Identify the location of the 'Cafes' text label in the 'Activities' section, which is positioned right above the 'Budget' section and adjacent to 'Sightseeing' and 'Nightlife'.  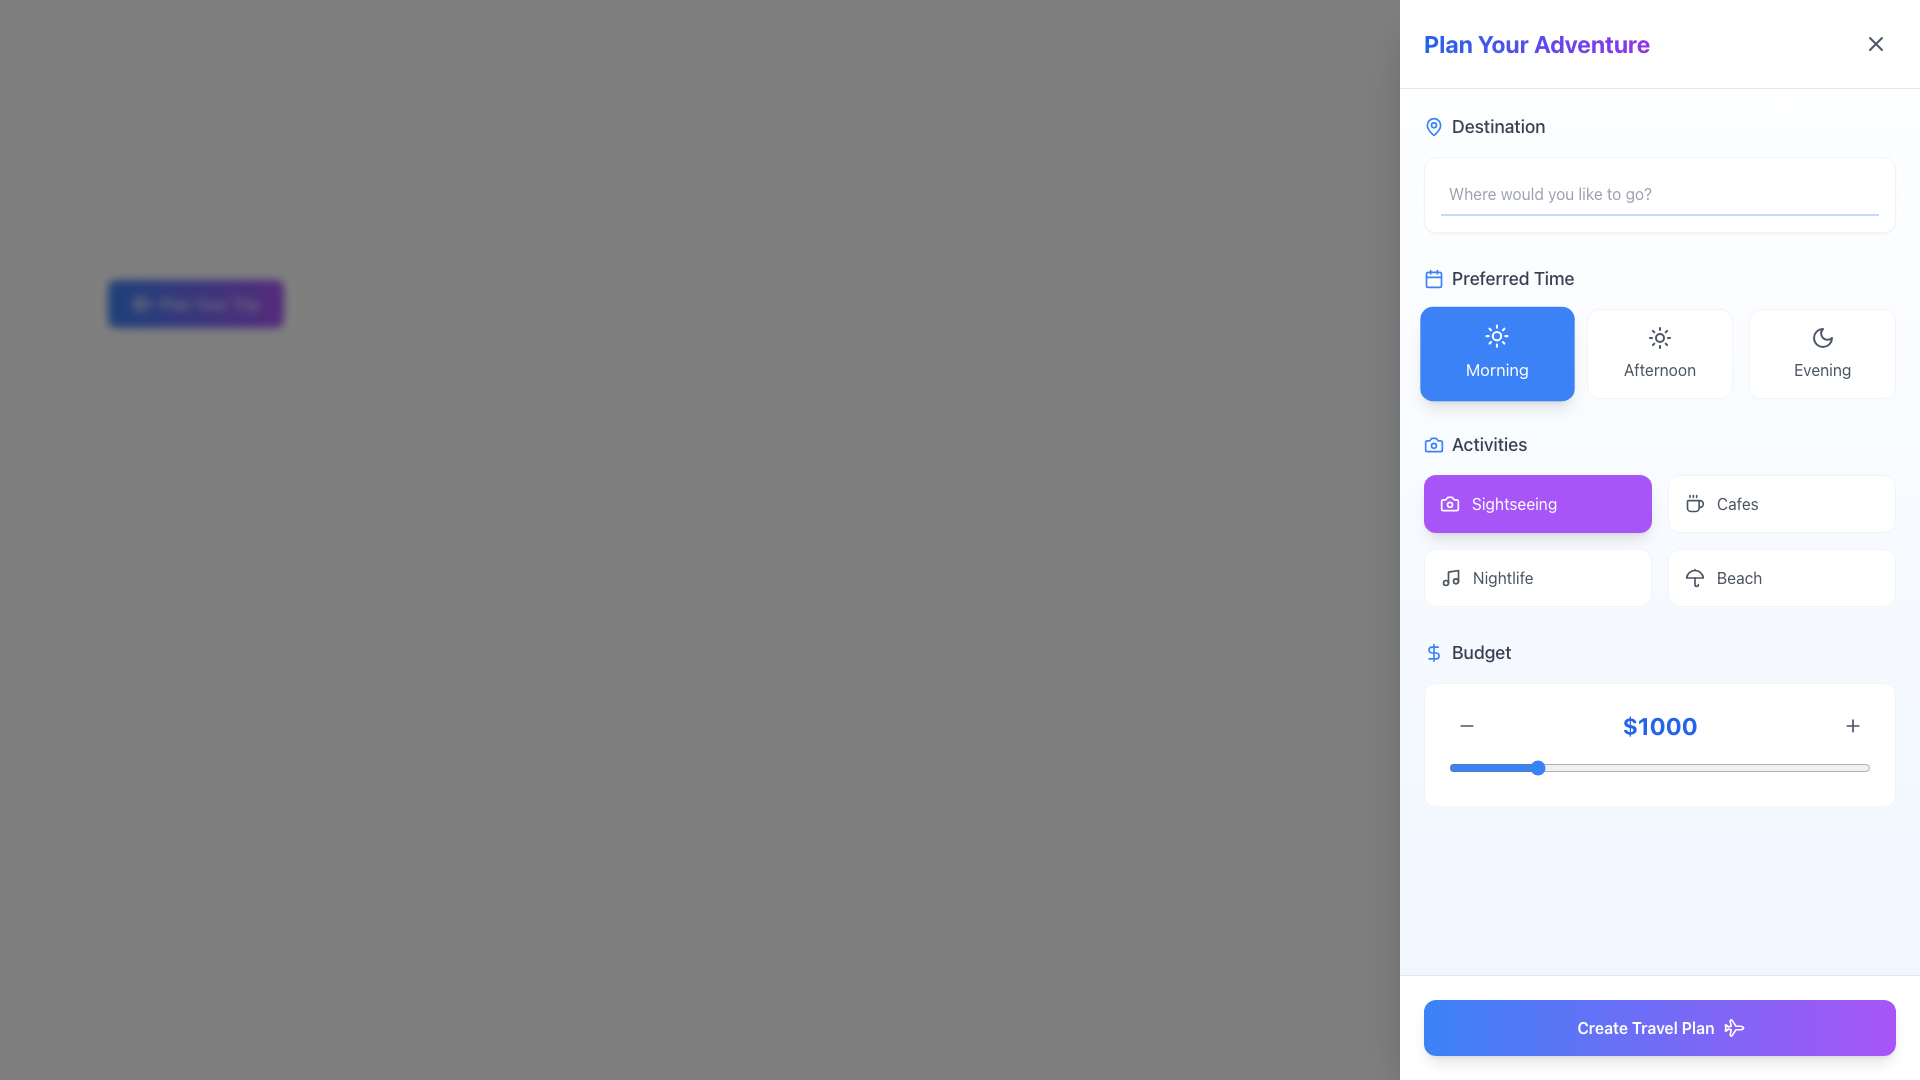
(1736, 503).